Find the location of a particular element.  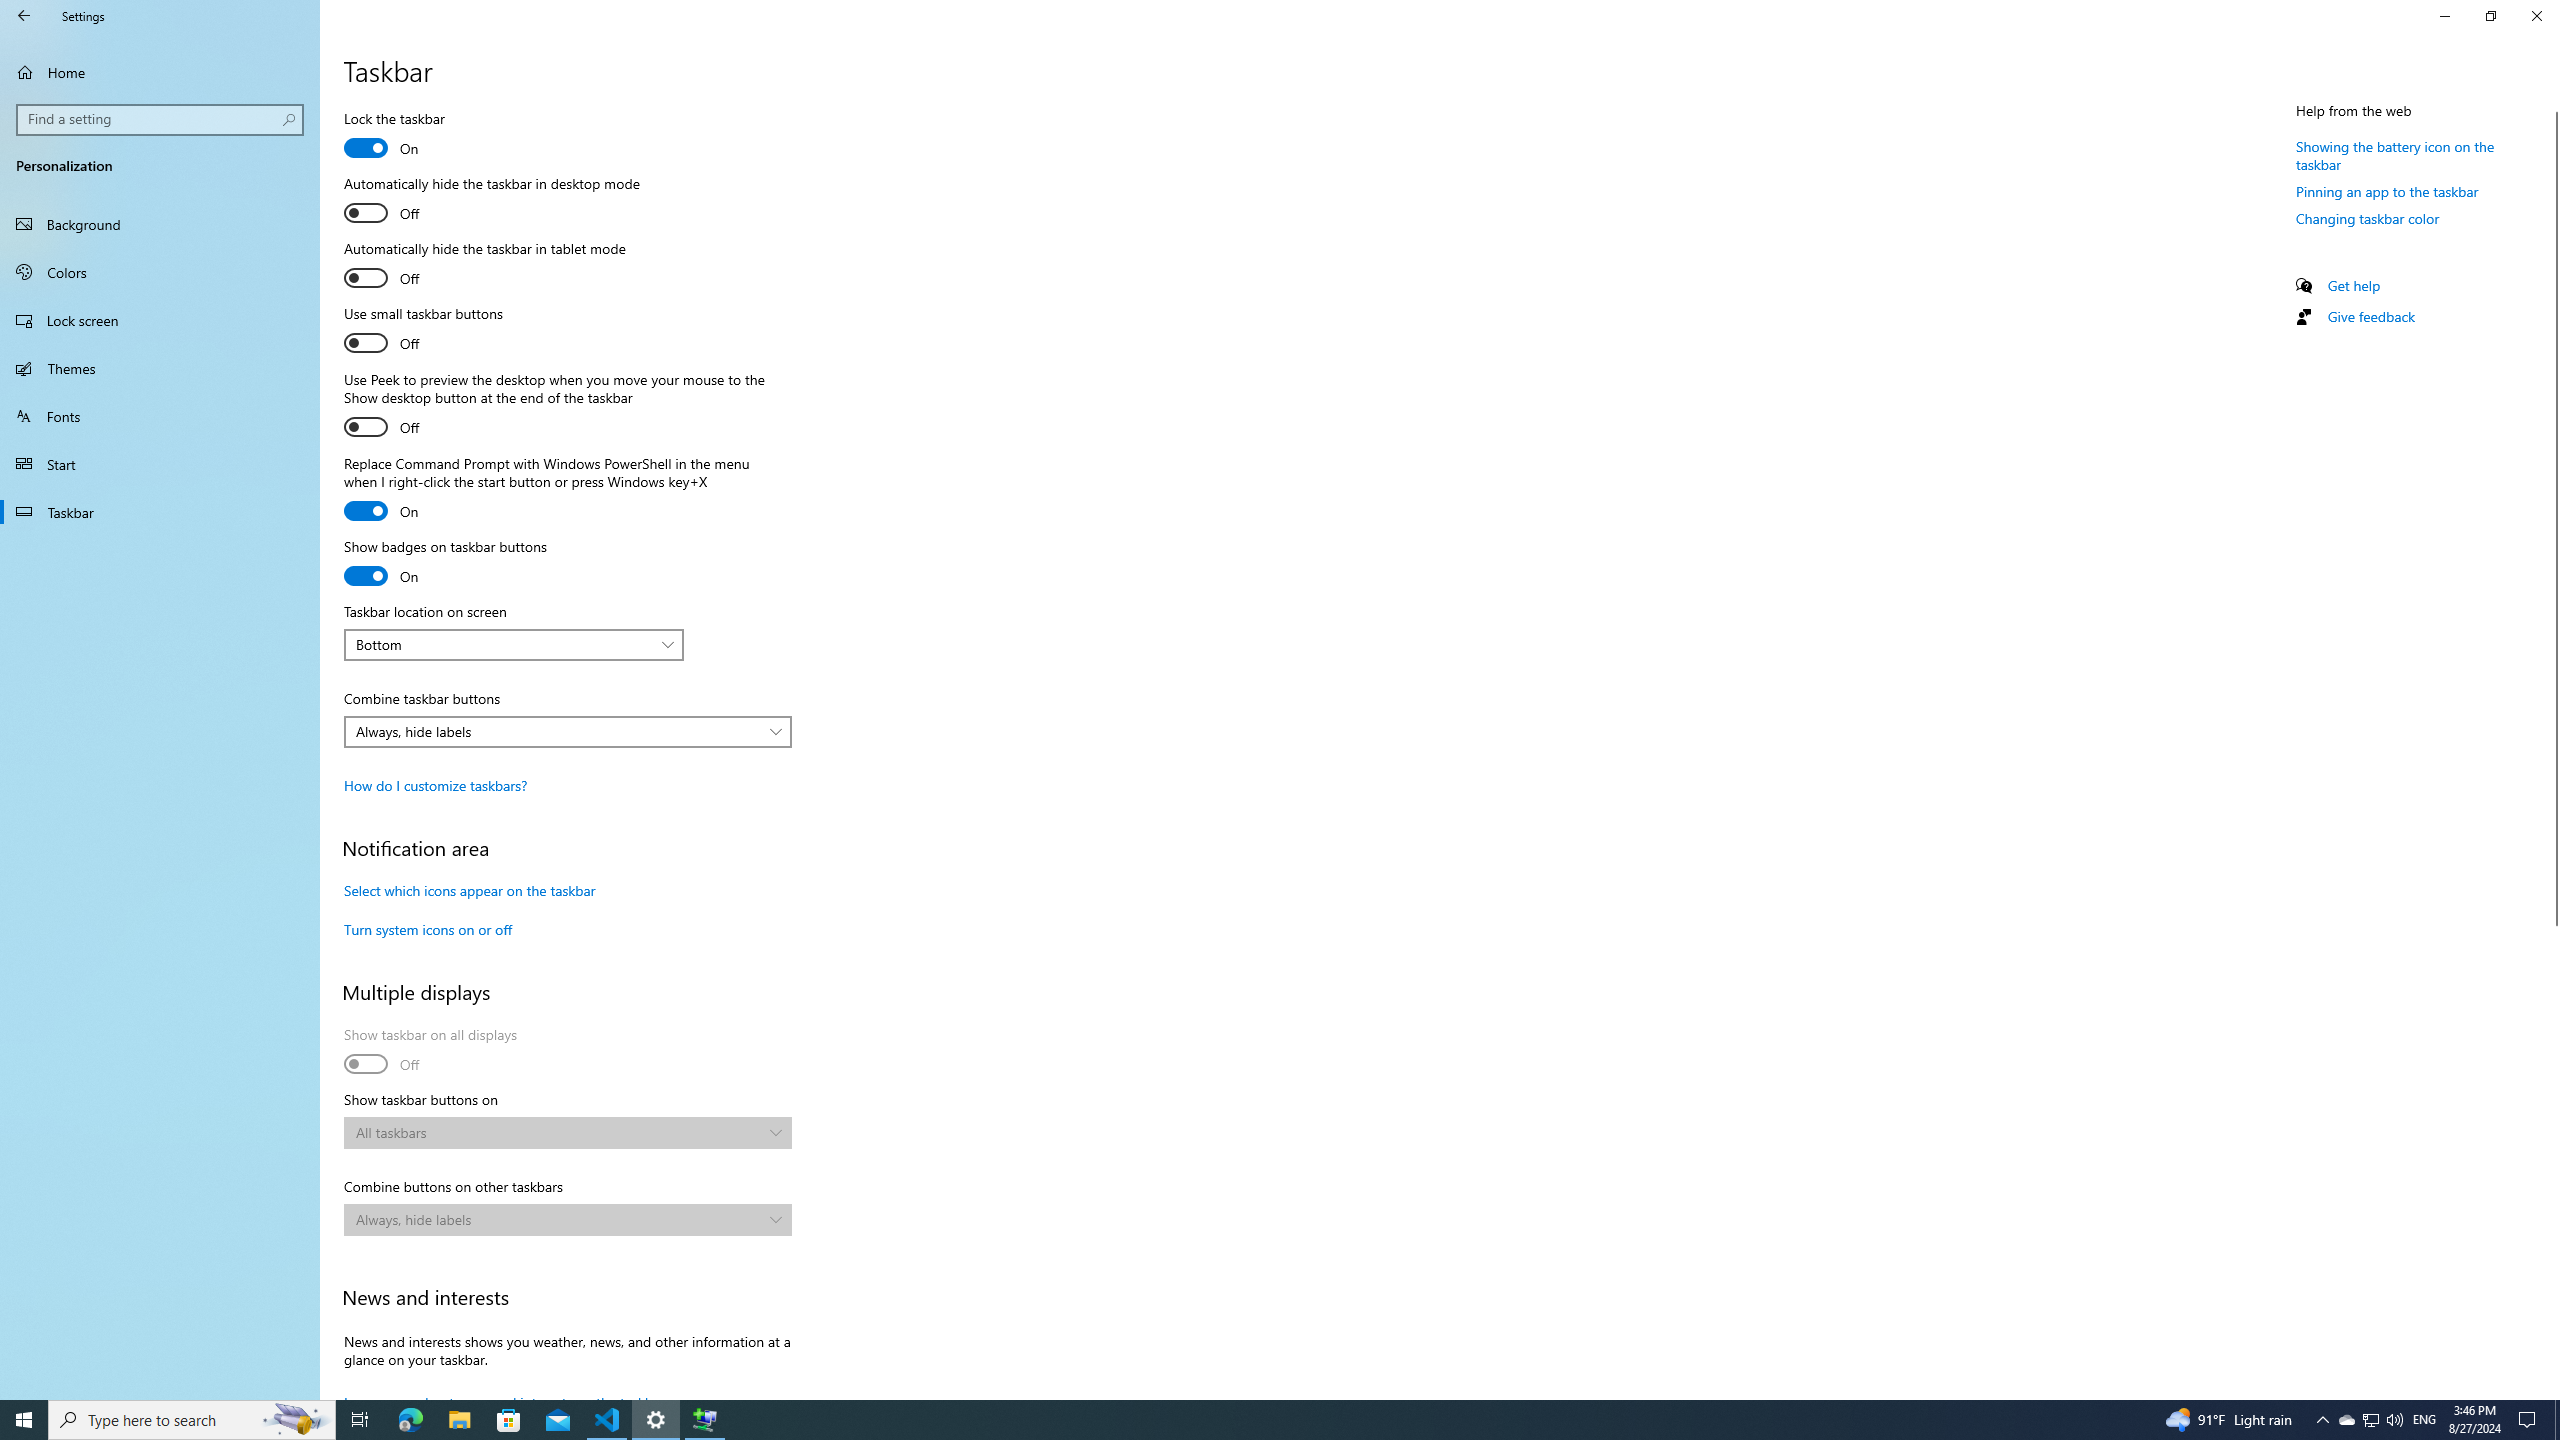

'Settings - 1 running window' is located at coordinates (656, 1418).